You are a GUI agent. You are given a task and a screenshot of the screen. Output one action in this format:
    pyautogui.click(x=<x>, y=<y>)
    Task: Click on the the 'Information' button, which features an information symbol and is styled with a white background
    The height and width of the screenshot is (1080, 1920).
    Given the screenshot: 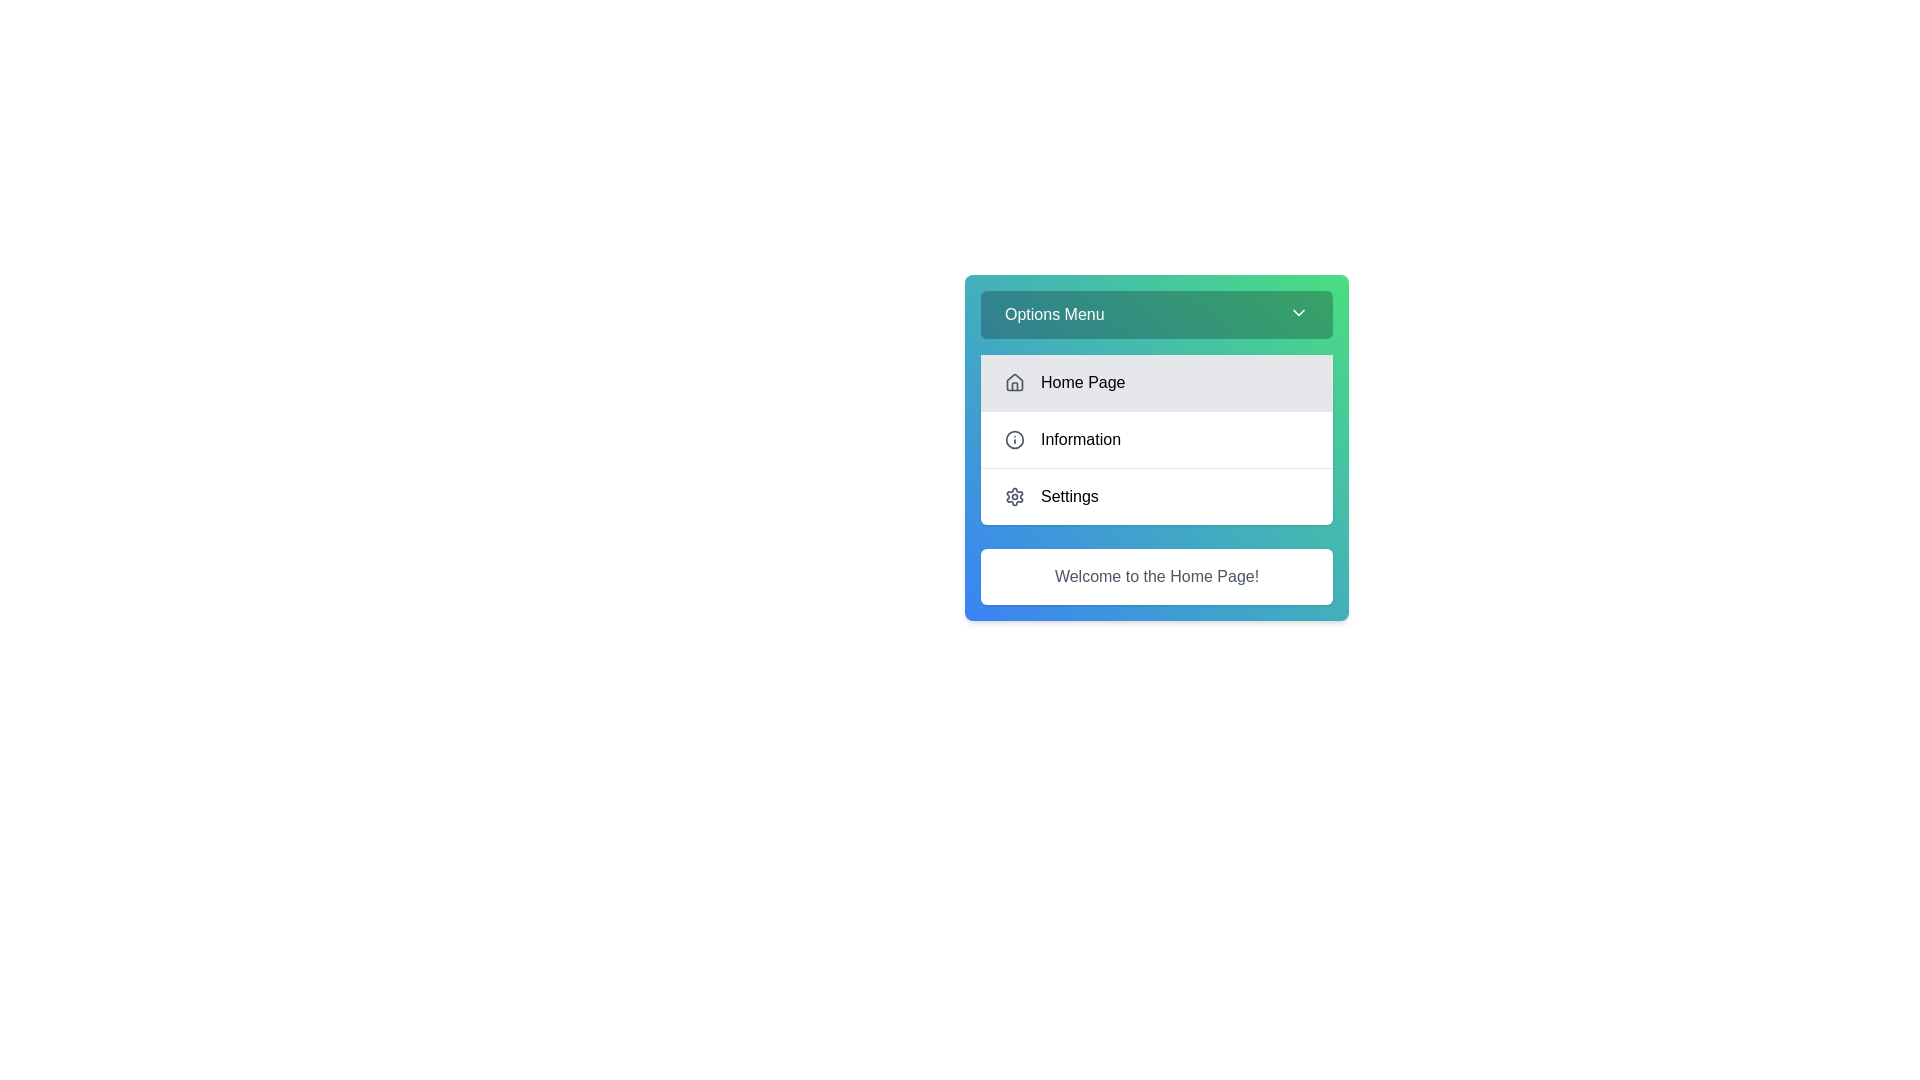 What is the action you would take?
    pyautogui.click(x=1156, y=438)
    